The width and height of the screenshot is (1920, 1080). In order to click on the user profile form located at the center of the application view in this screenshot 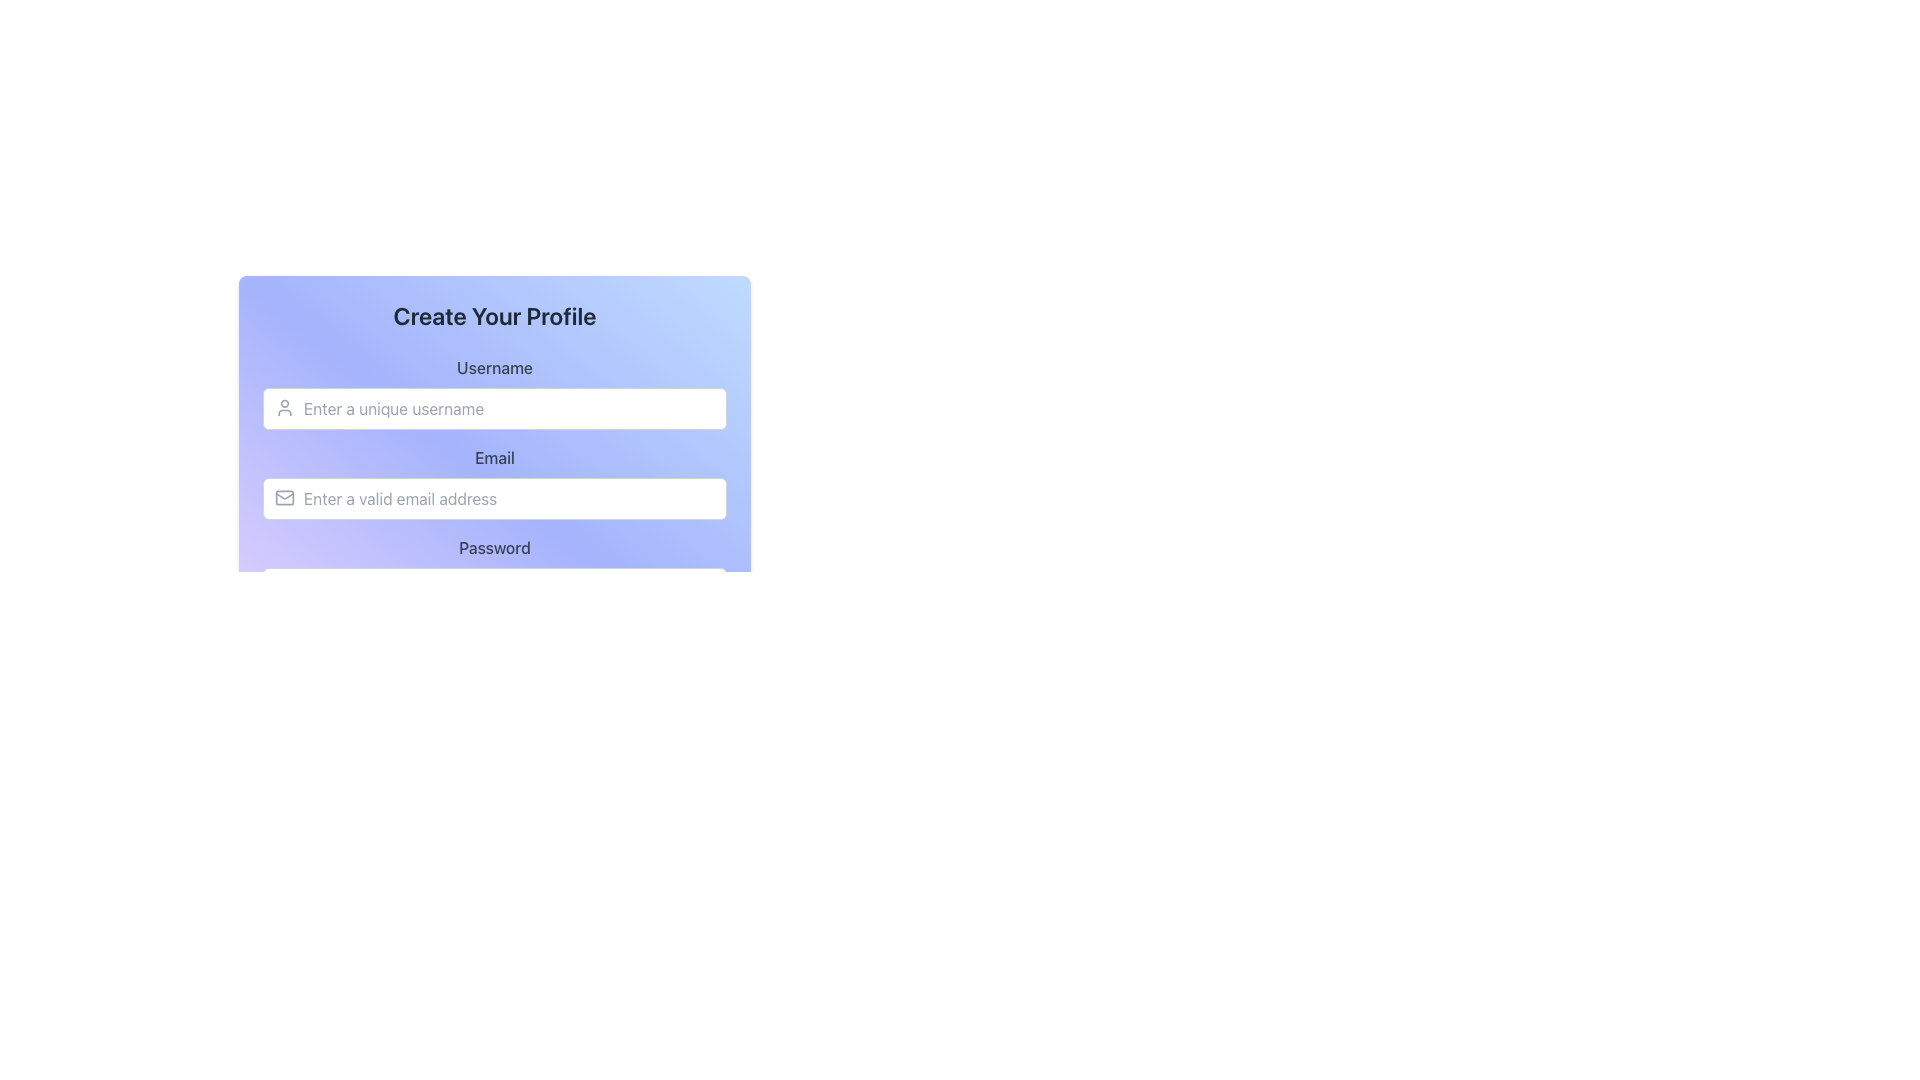, I will do `click(494, 411)`.